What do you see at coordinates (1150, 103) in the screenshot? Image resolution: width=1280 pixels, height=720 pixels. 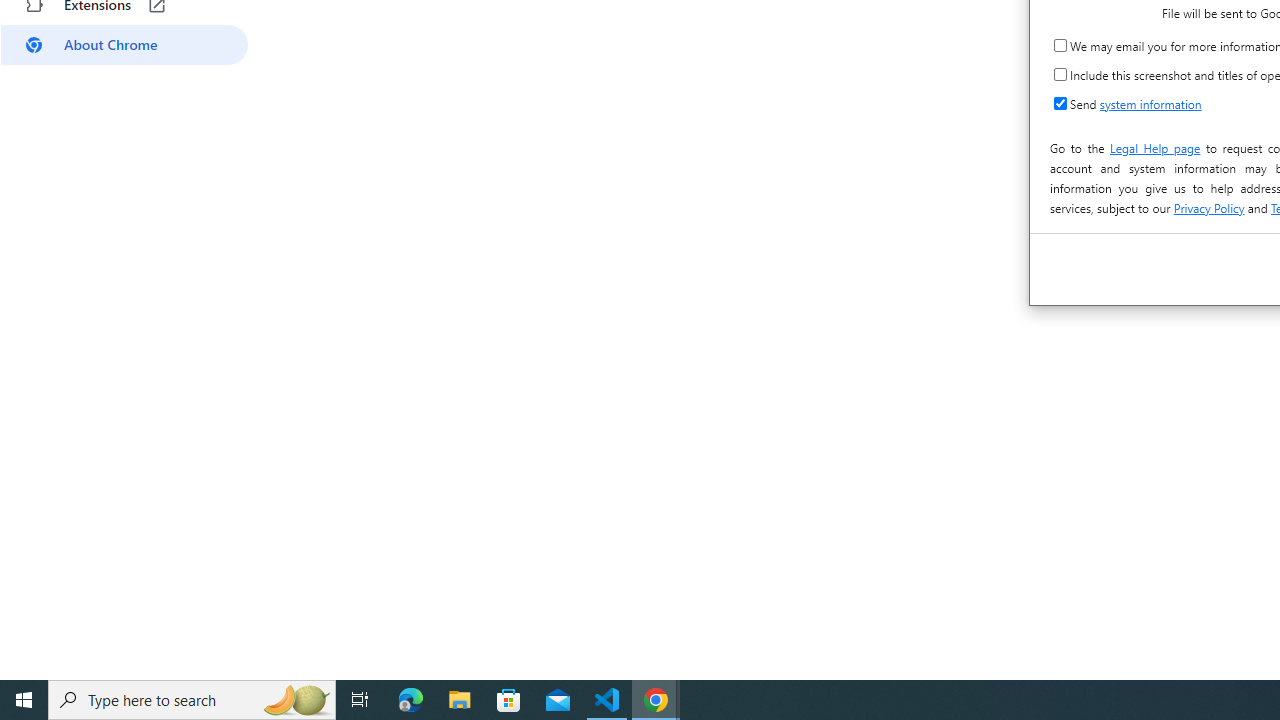 I see `'system information'` at bounding box center [1150, 103].